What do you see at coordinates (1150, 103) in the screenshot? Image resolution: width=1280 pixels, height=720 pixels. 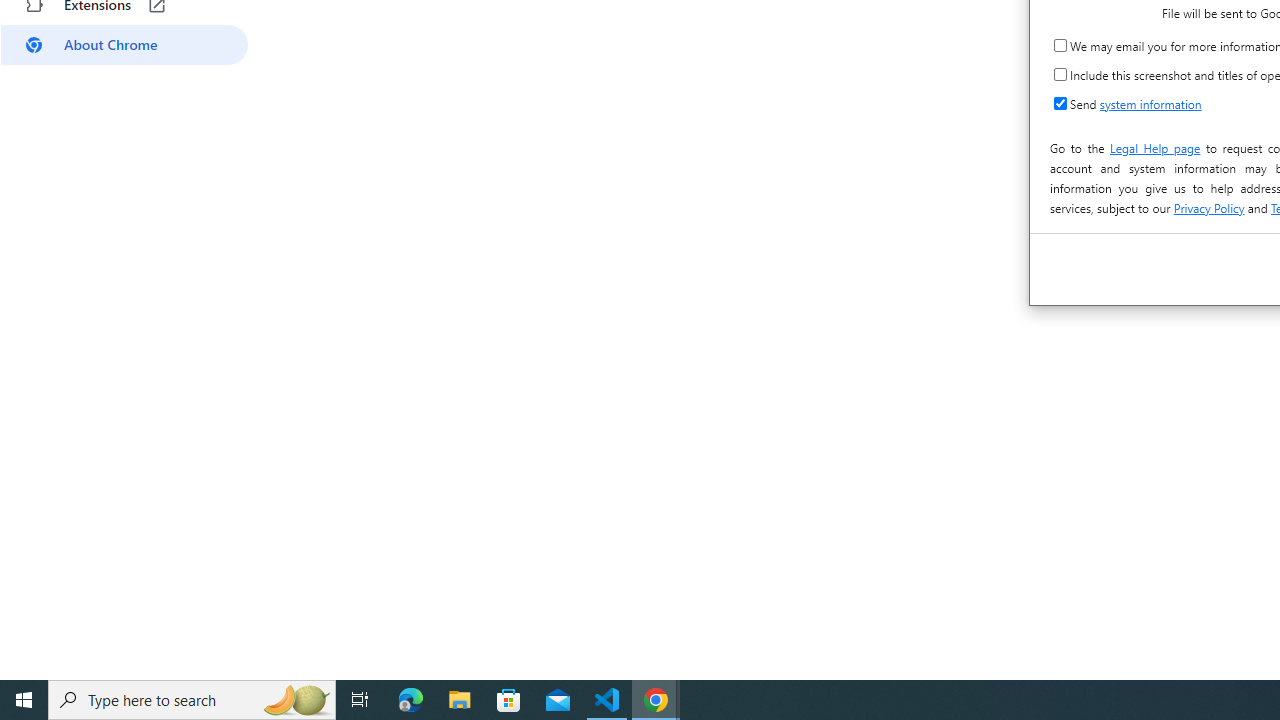 I see `'system information'` at bounding box center [1150, 103].